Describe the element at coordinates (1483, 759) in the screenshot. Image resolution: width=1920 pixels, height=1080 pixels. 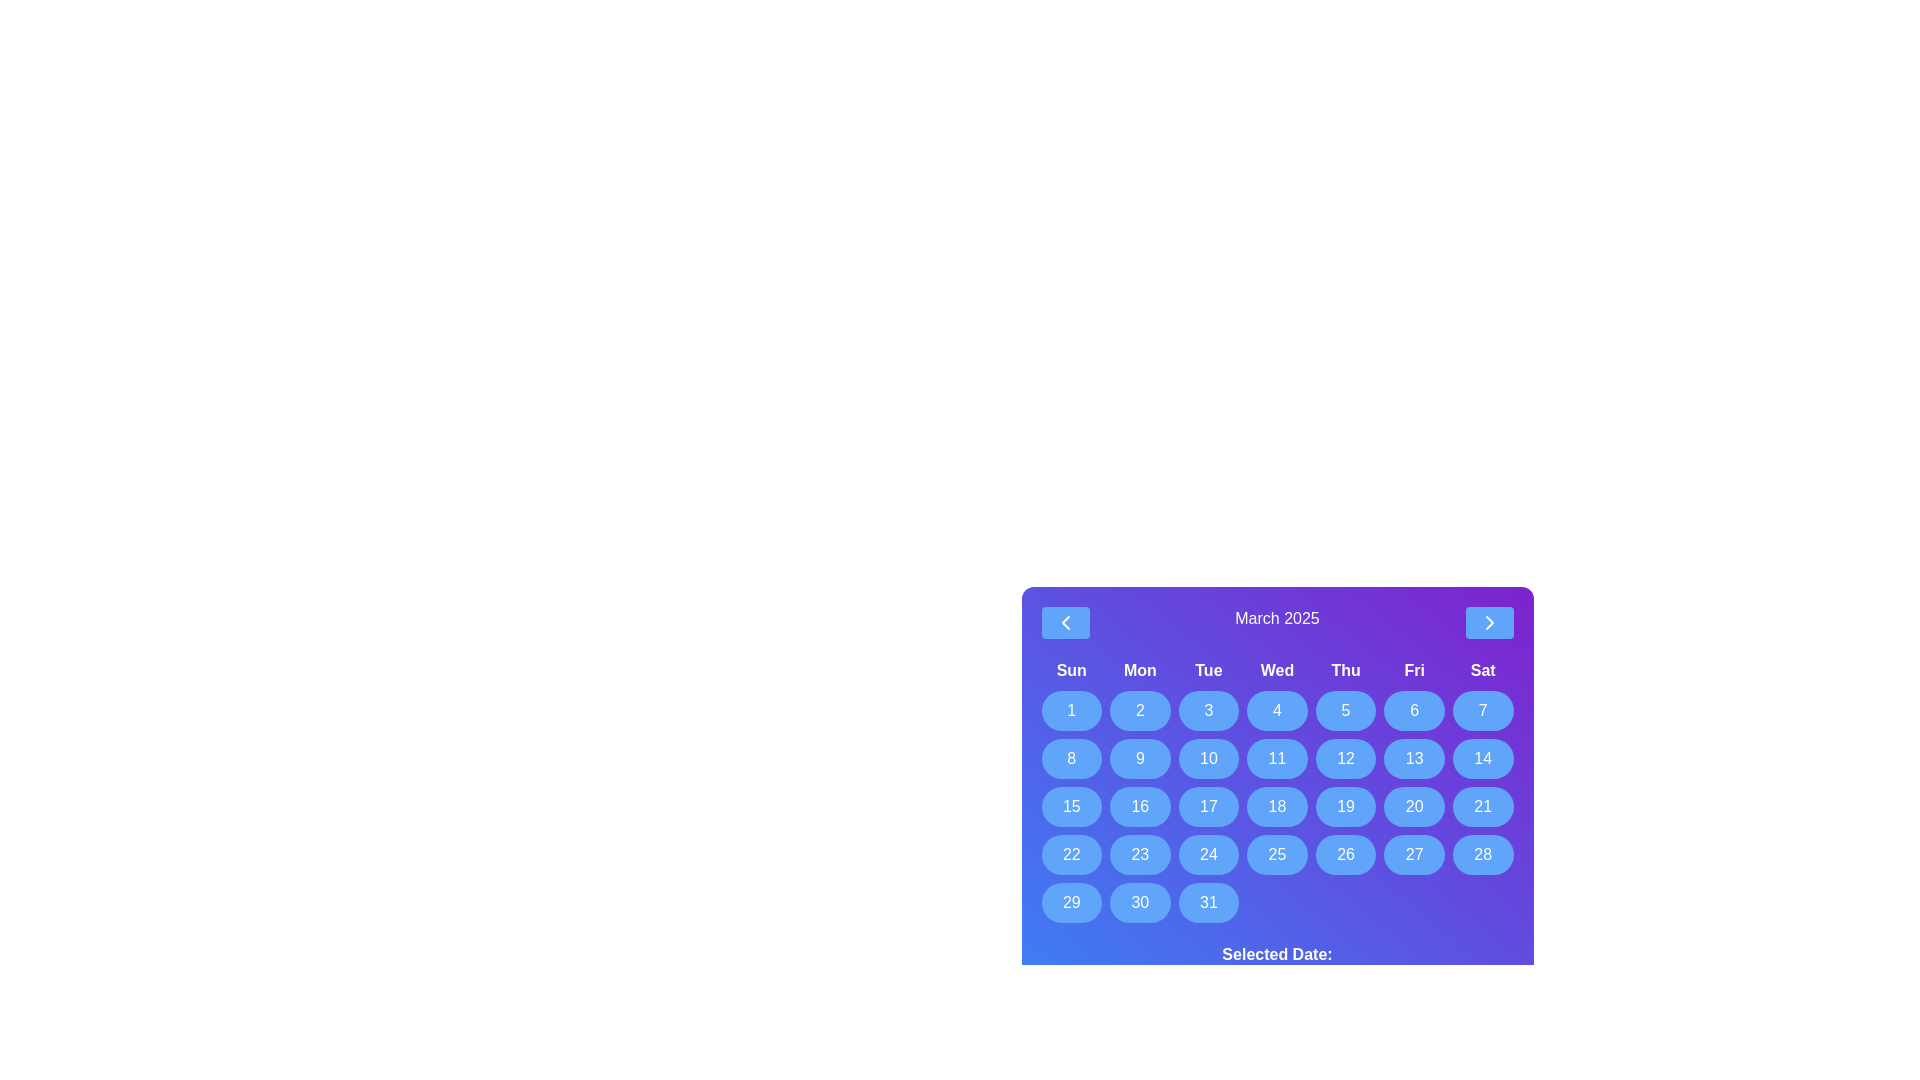
I see `the calendar date button representing the 14th day of the month, located in the last column (Saturday) of the calendar grid` at that location.